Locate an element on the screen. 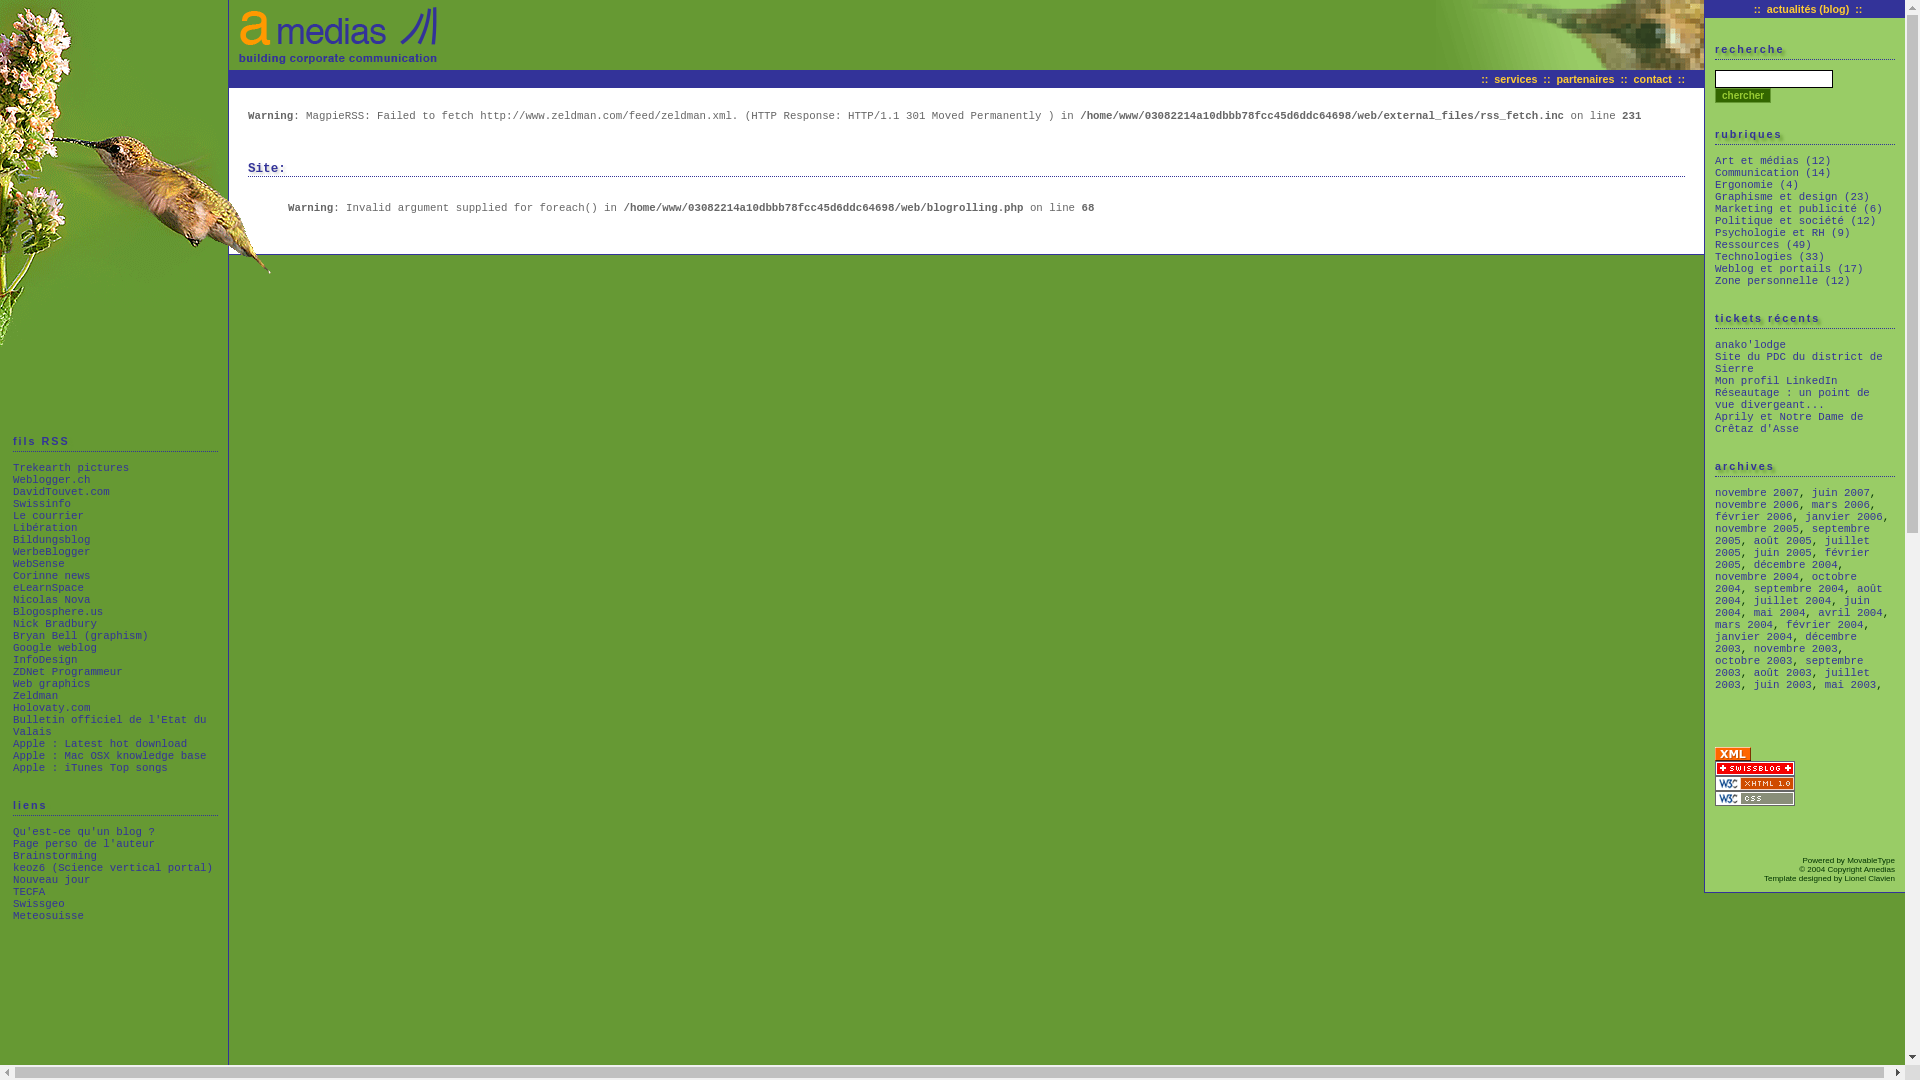 The width and height of the screenshot is (1920, 1080). 'Nicolas Nova' is located at coordinates (51, 599).